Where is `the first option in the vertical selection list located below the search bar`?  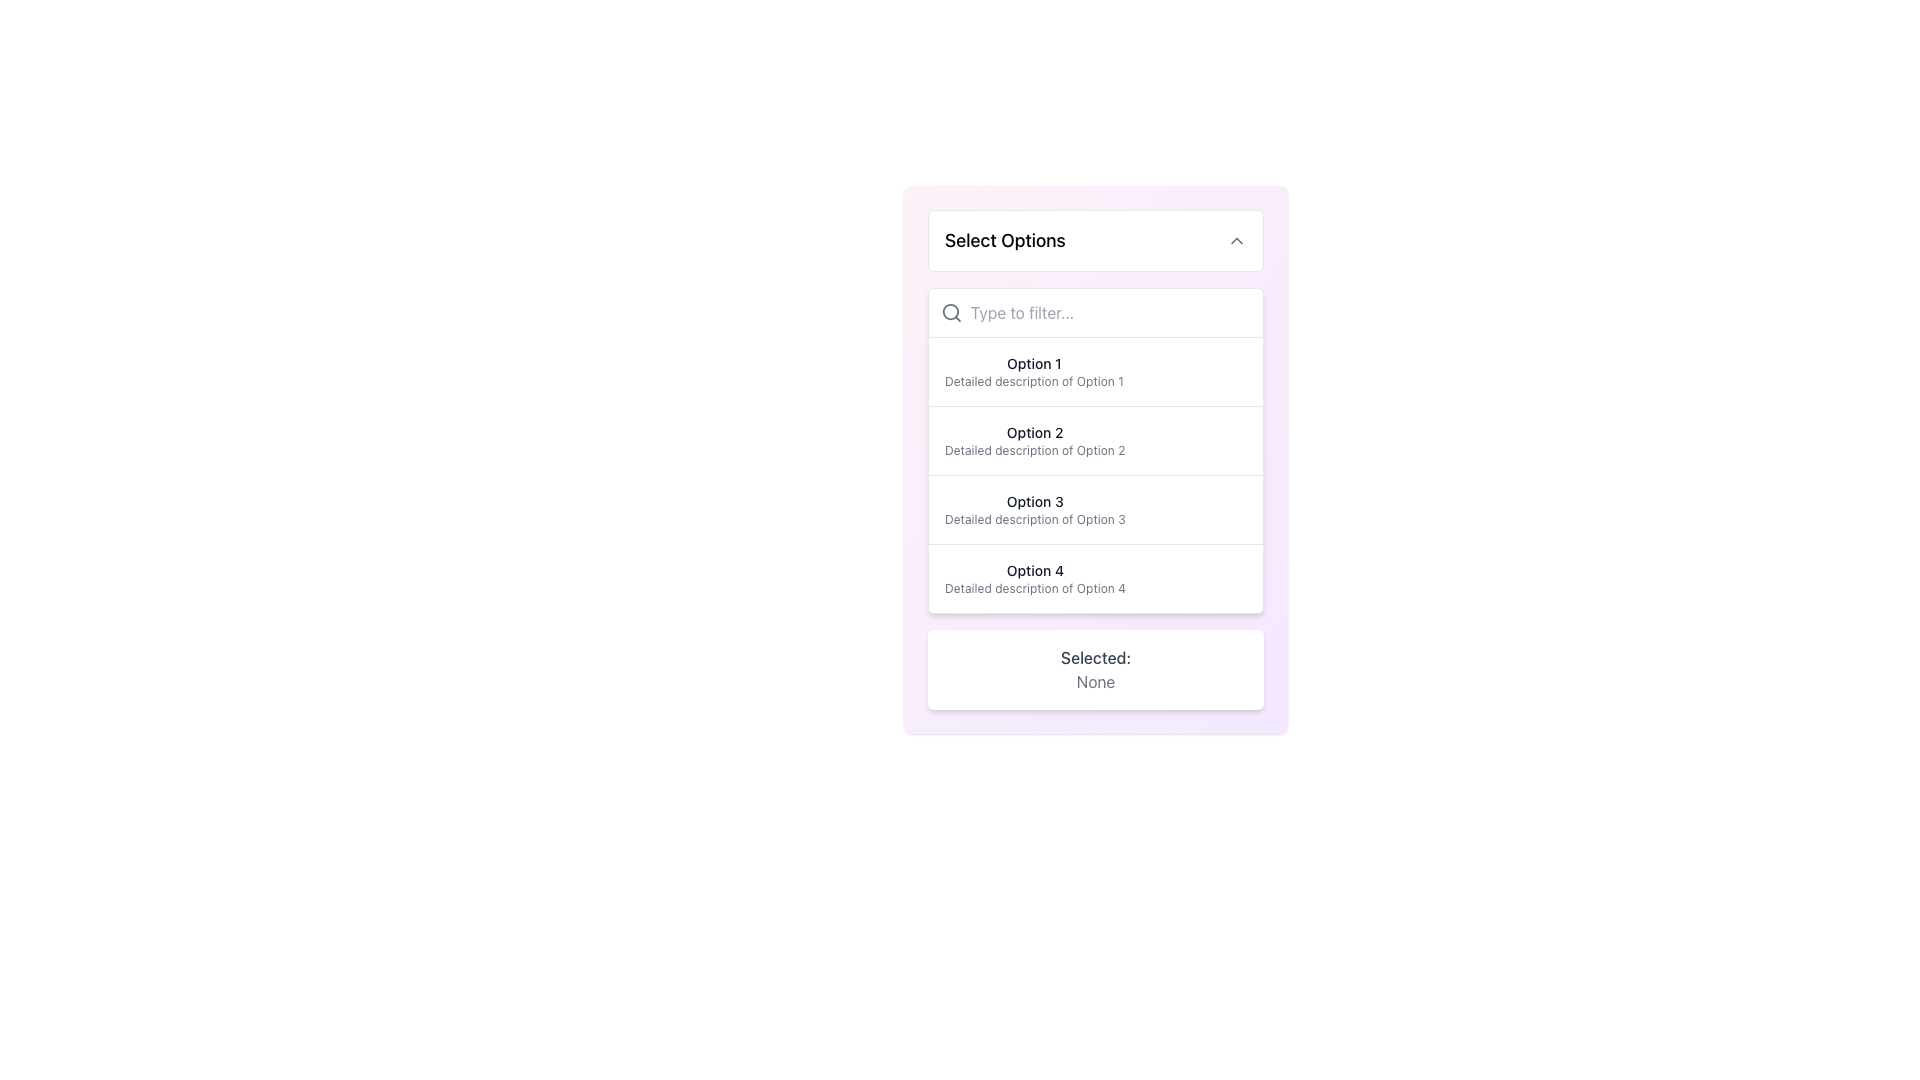 the first option in the vertical selection list located below the search bar is located at coordinates (1094, 371).